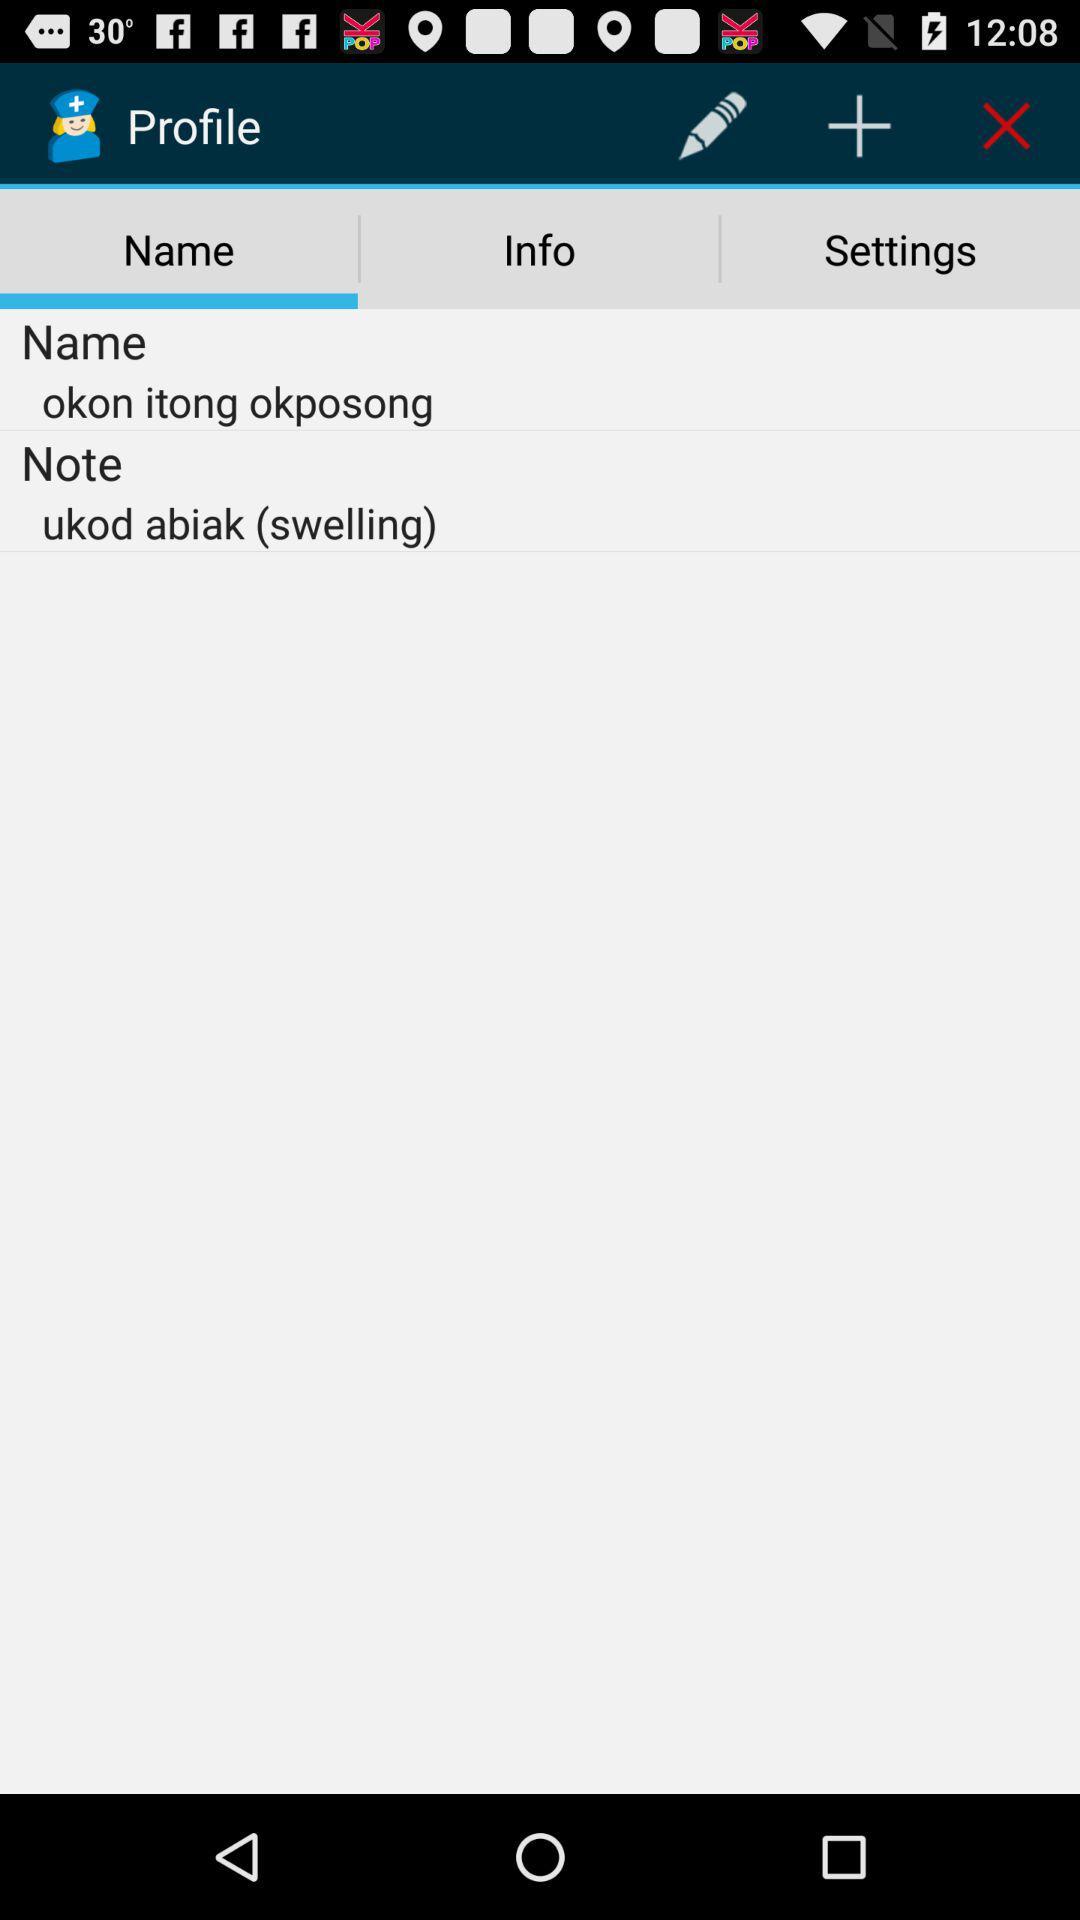 The height and width of the screenshot is (1920, 1080). Describe the element at coordinates (900, 248) in the screenshot. I see `the item to the right of info icon` at that location.